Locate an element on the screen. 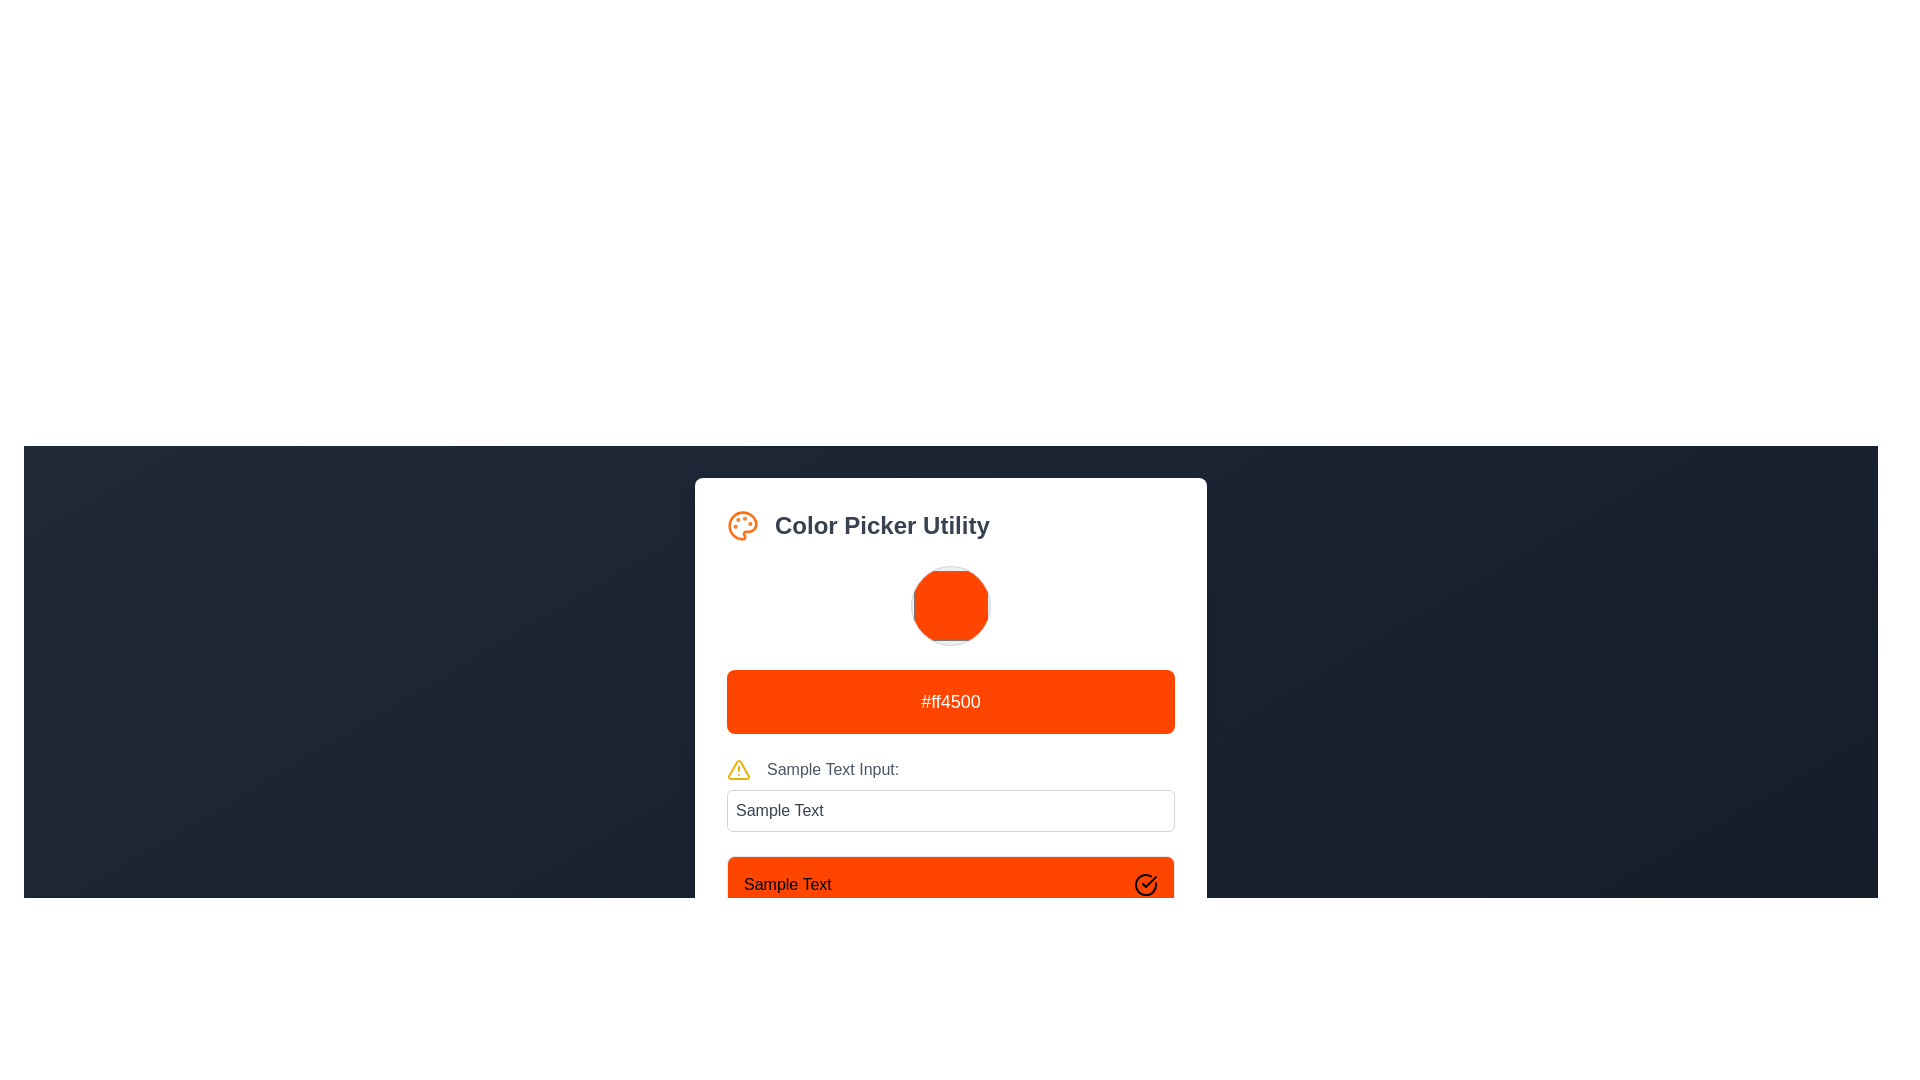 The image size is (1920, 1080). the text label that reads 'Sample Text Input:', styled in a gray color, located below the large orange box and to the right of the yellow warning icon is located at coordinates (833, 769).